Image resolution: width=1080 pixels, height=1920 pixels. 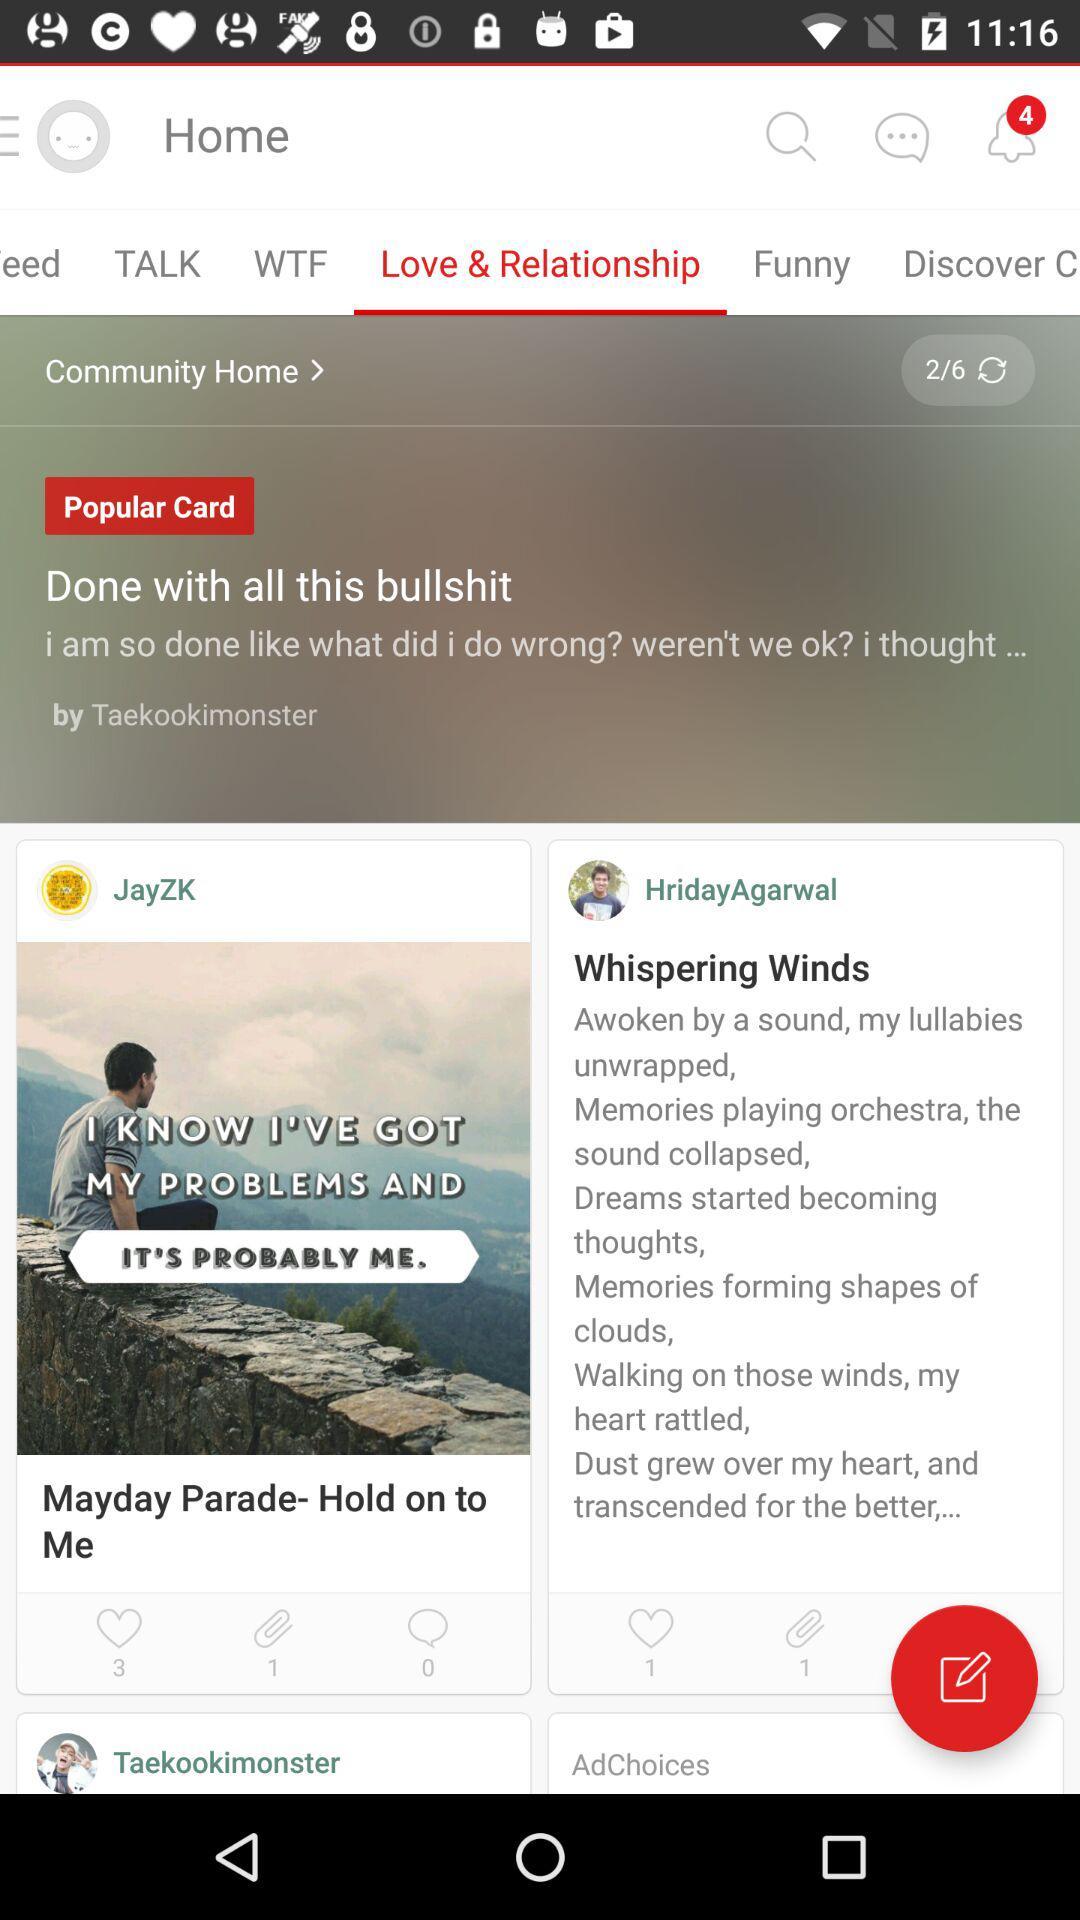 I want to click on the chat icon, so click(x=901, y=135).